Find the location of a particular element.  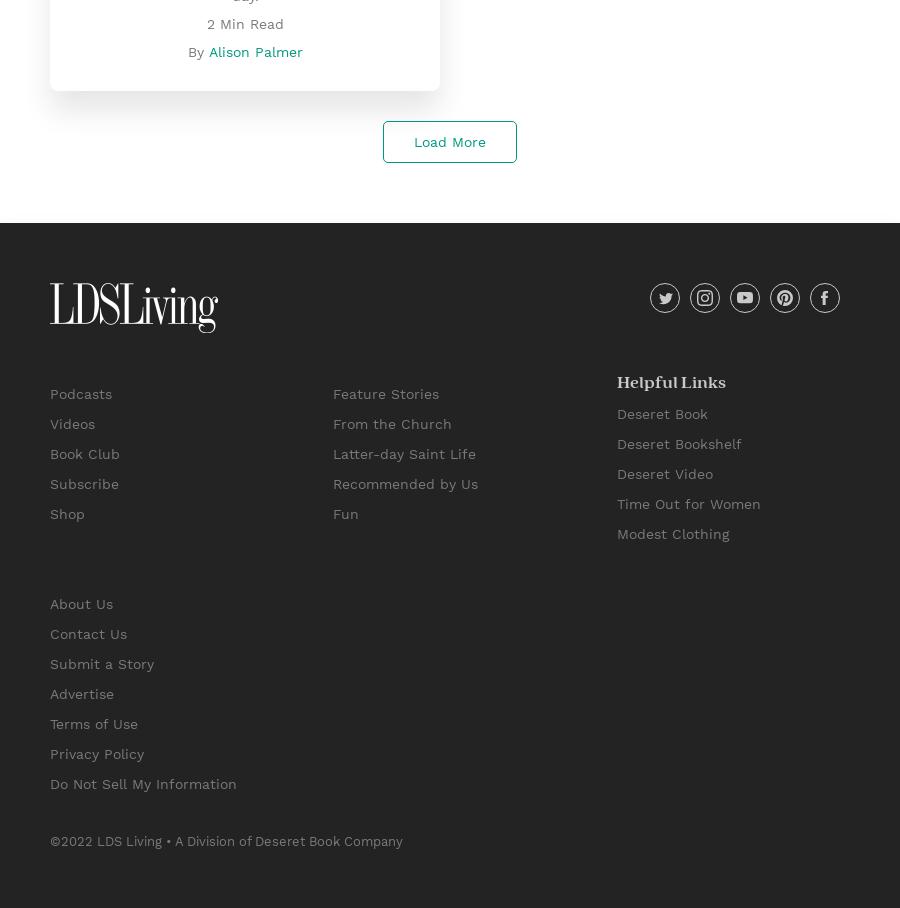

'Videos' is located at coordinates (71, 423).